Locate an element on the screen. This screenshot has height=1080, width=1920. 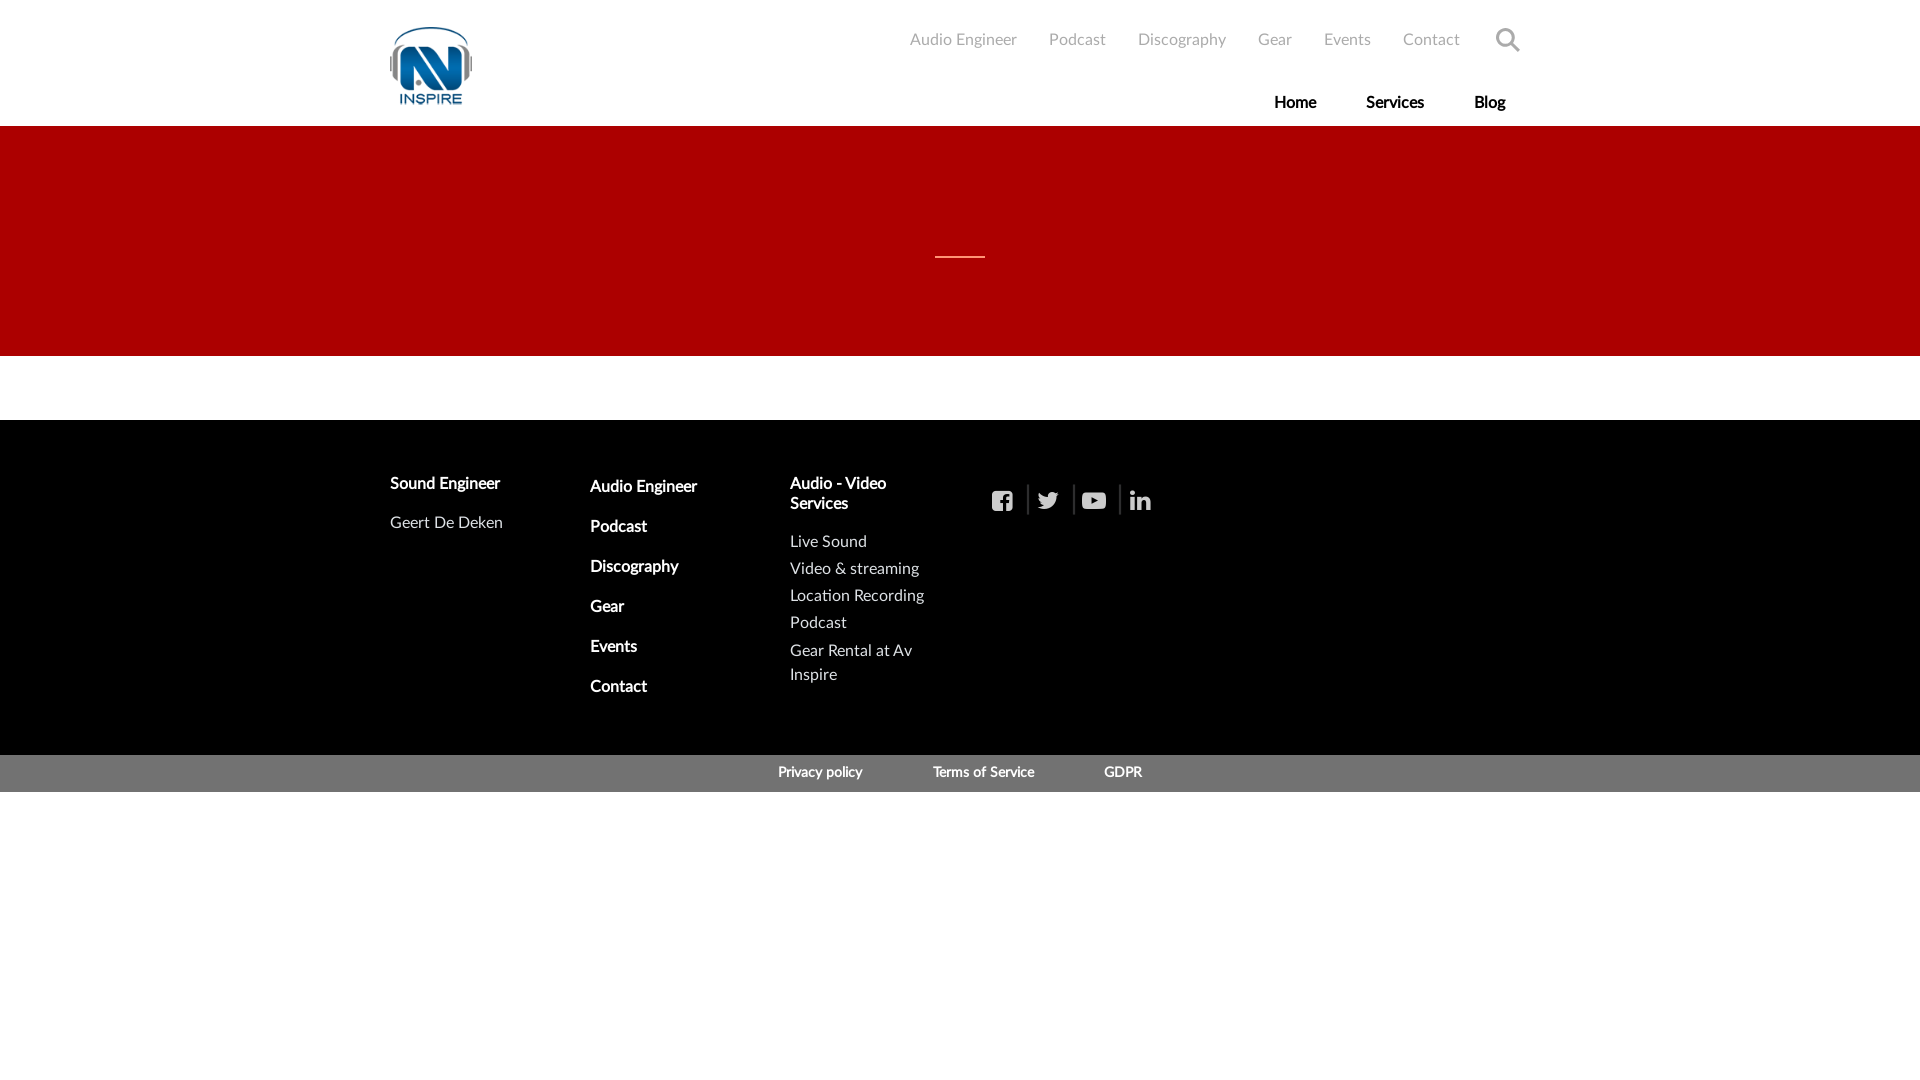
'Live Sound' is located at coordinates (828, 542).